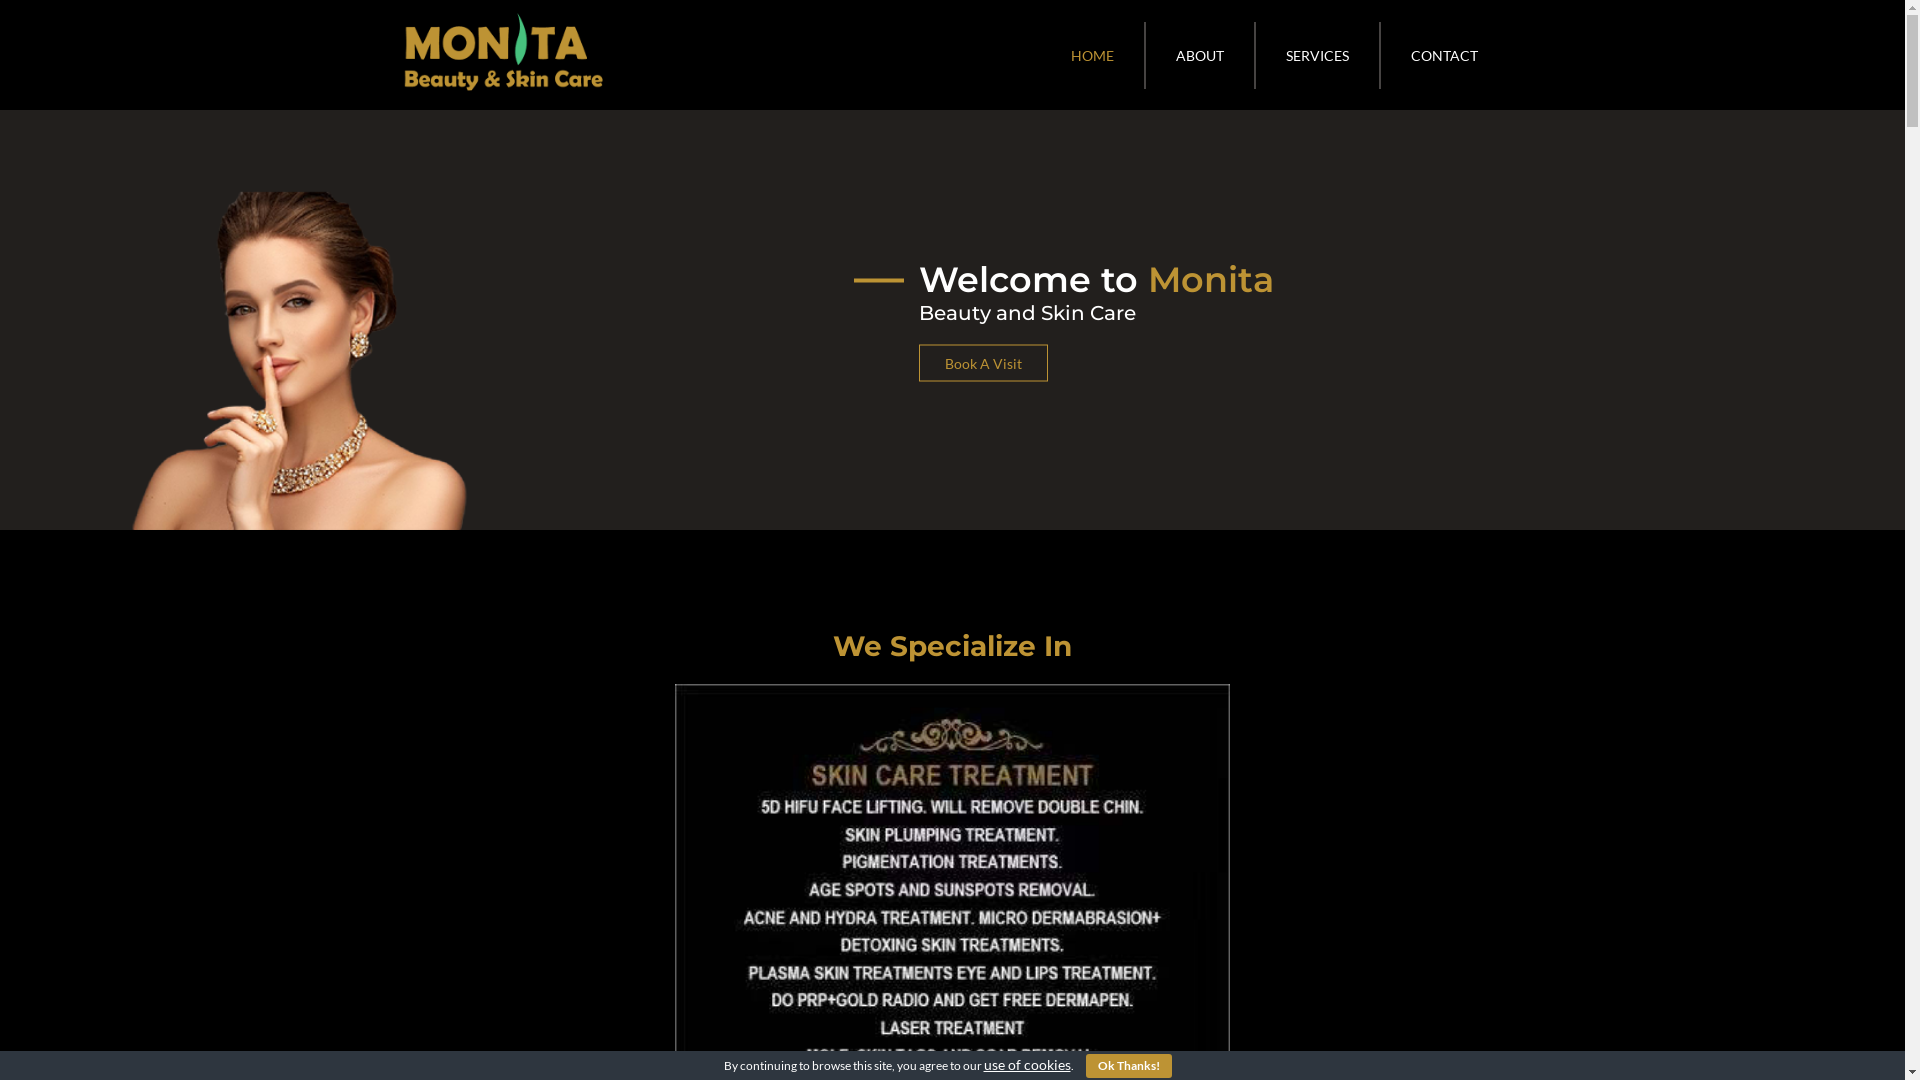  I want to click on 'SERVICES', so click(1318, 54).